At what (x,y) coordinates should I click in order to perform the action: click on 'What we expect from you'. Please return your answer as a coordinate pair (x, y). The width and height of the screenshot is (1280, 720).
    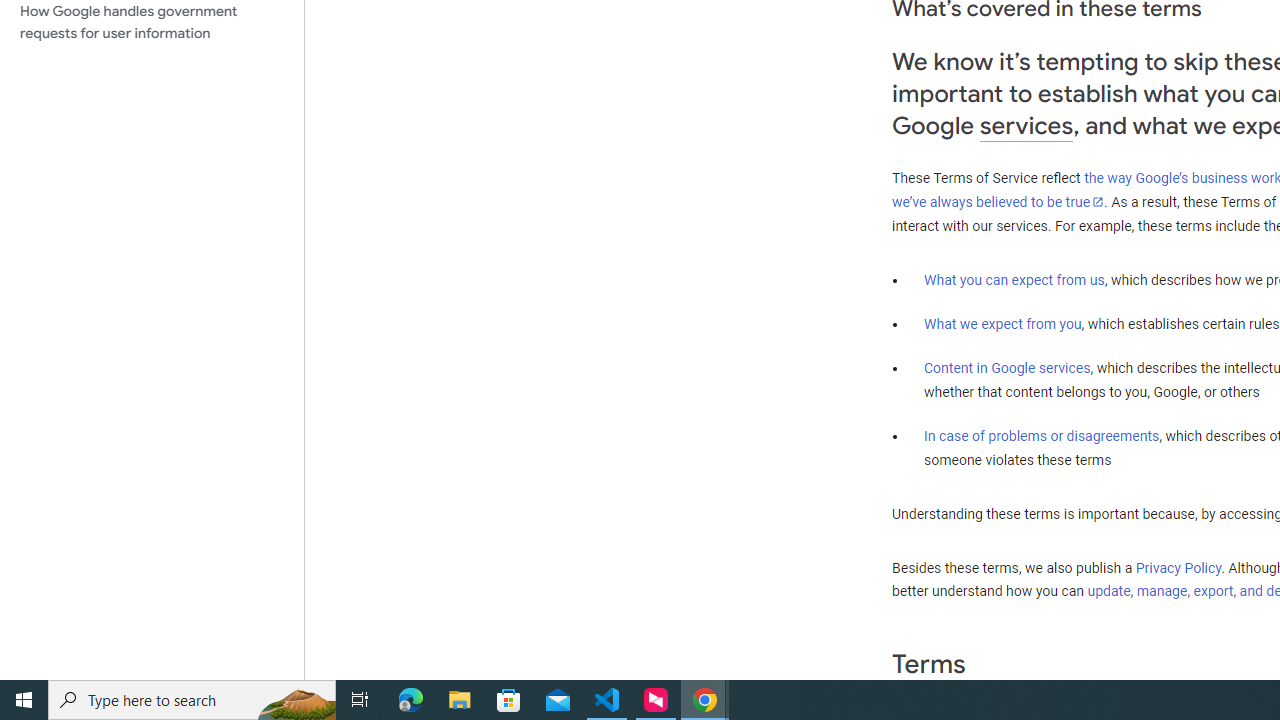
    Looking at the image, I should click on (1002, 323).